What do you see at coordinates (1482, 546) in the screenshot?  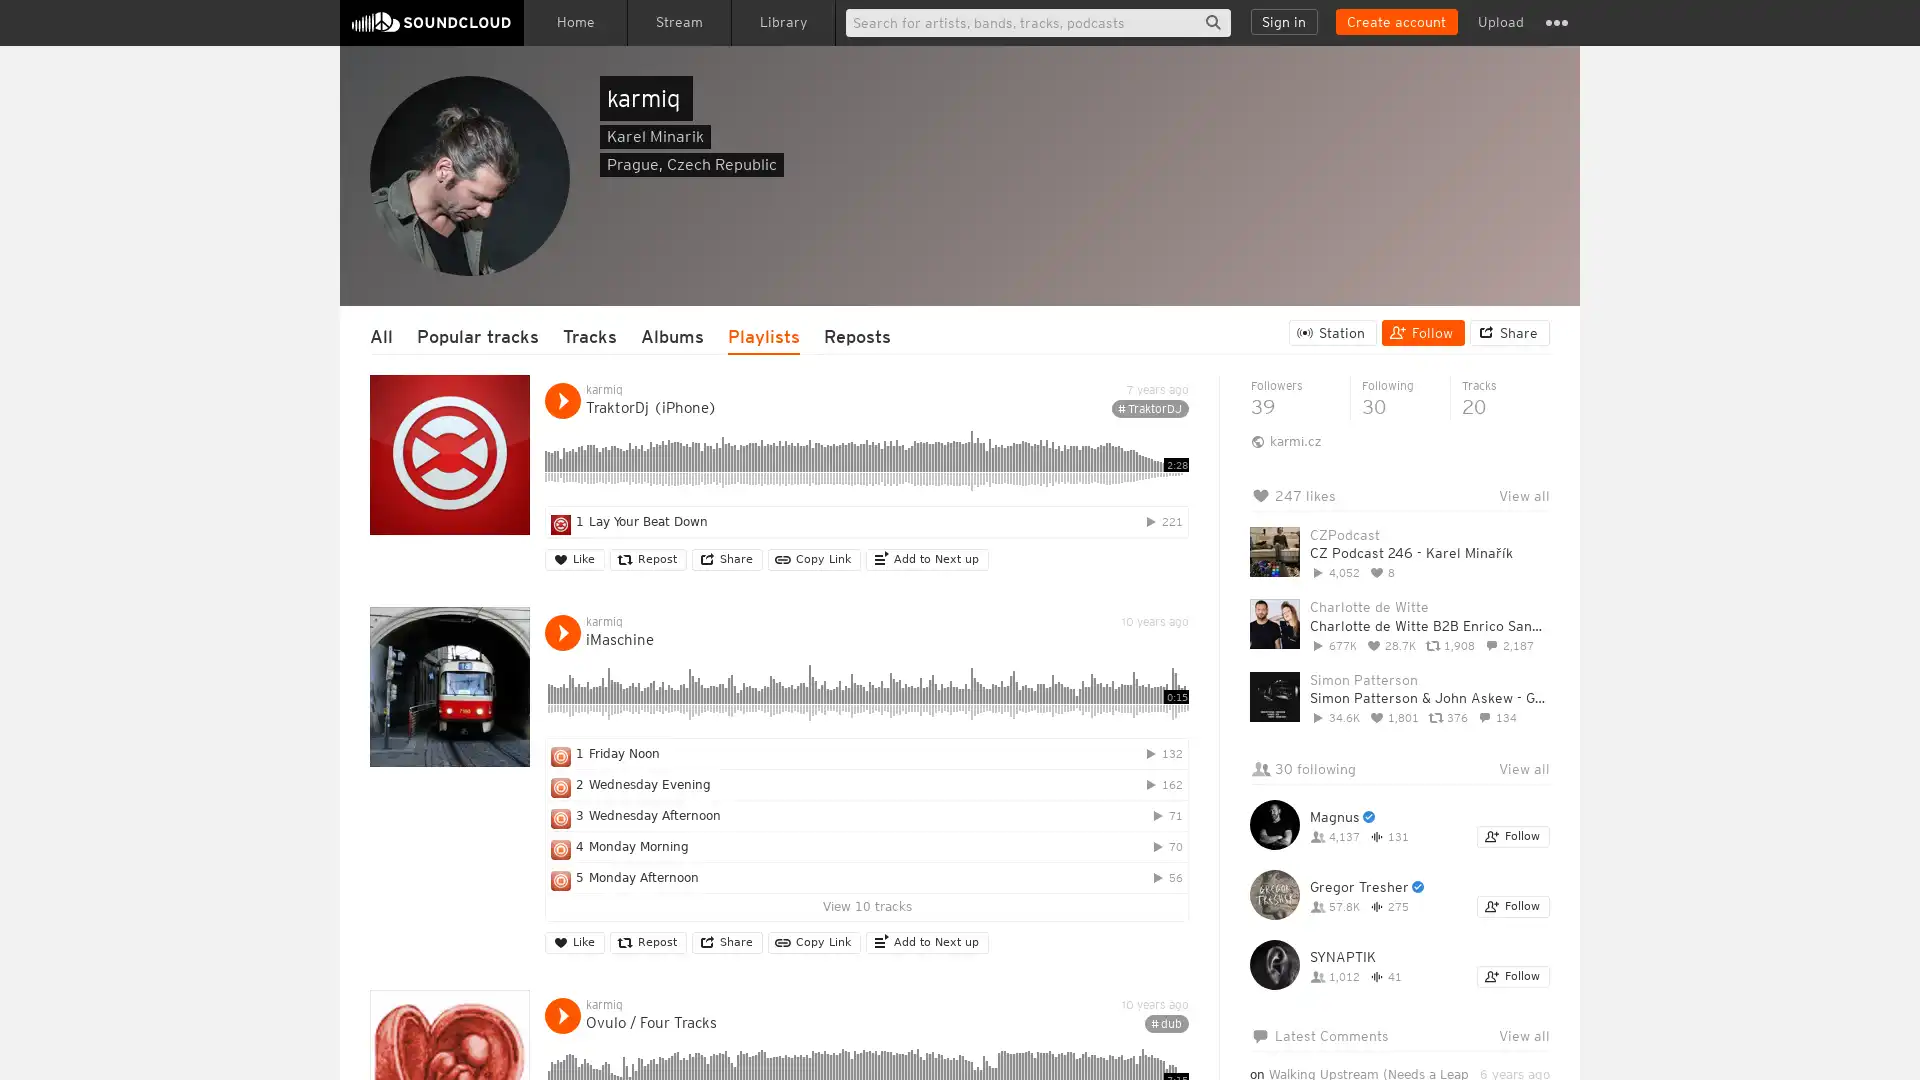 I see `Clear` at bounding box center [1482, 546].